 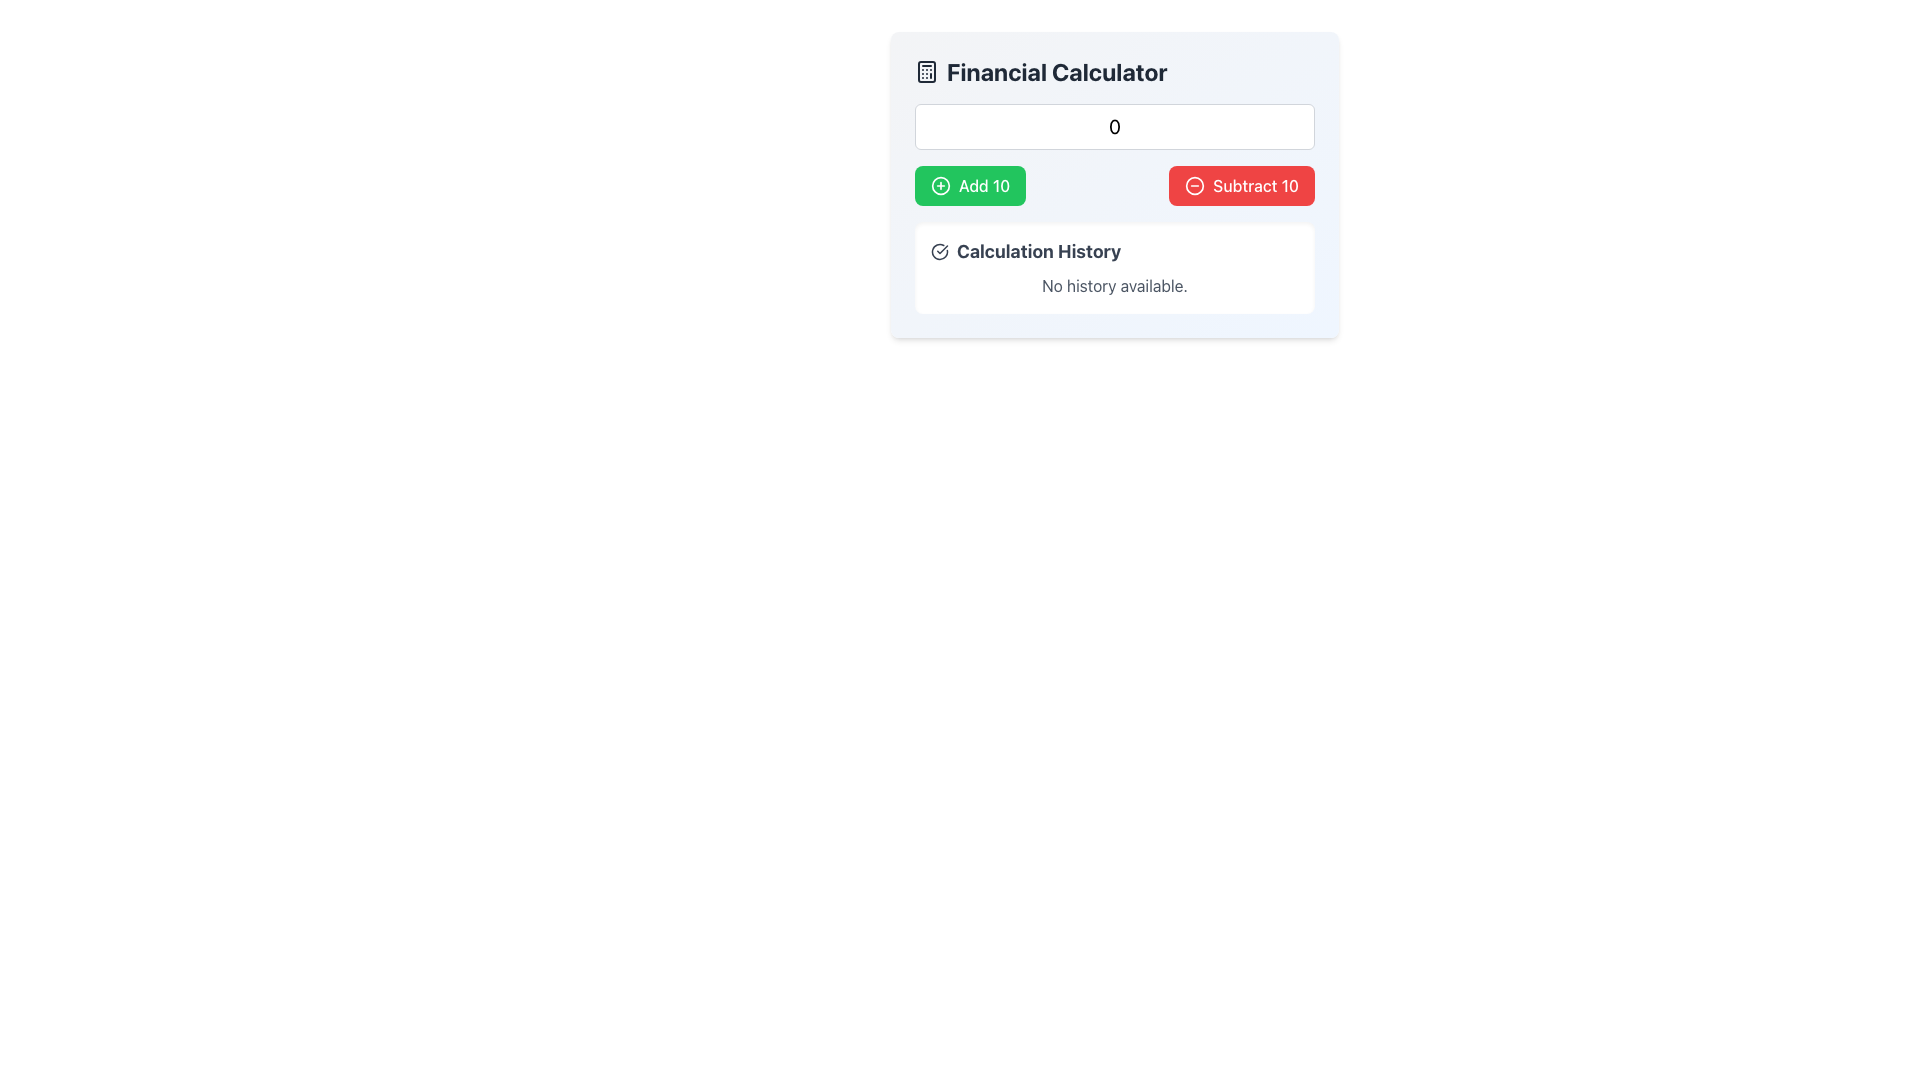 What do you see at coordinates (1195, 185) in the screenshot?
I see `the subtraction icon on the 'Subtract 10' button` at bounding box center [1195, 185].